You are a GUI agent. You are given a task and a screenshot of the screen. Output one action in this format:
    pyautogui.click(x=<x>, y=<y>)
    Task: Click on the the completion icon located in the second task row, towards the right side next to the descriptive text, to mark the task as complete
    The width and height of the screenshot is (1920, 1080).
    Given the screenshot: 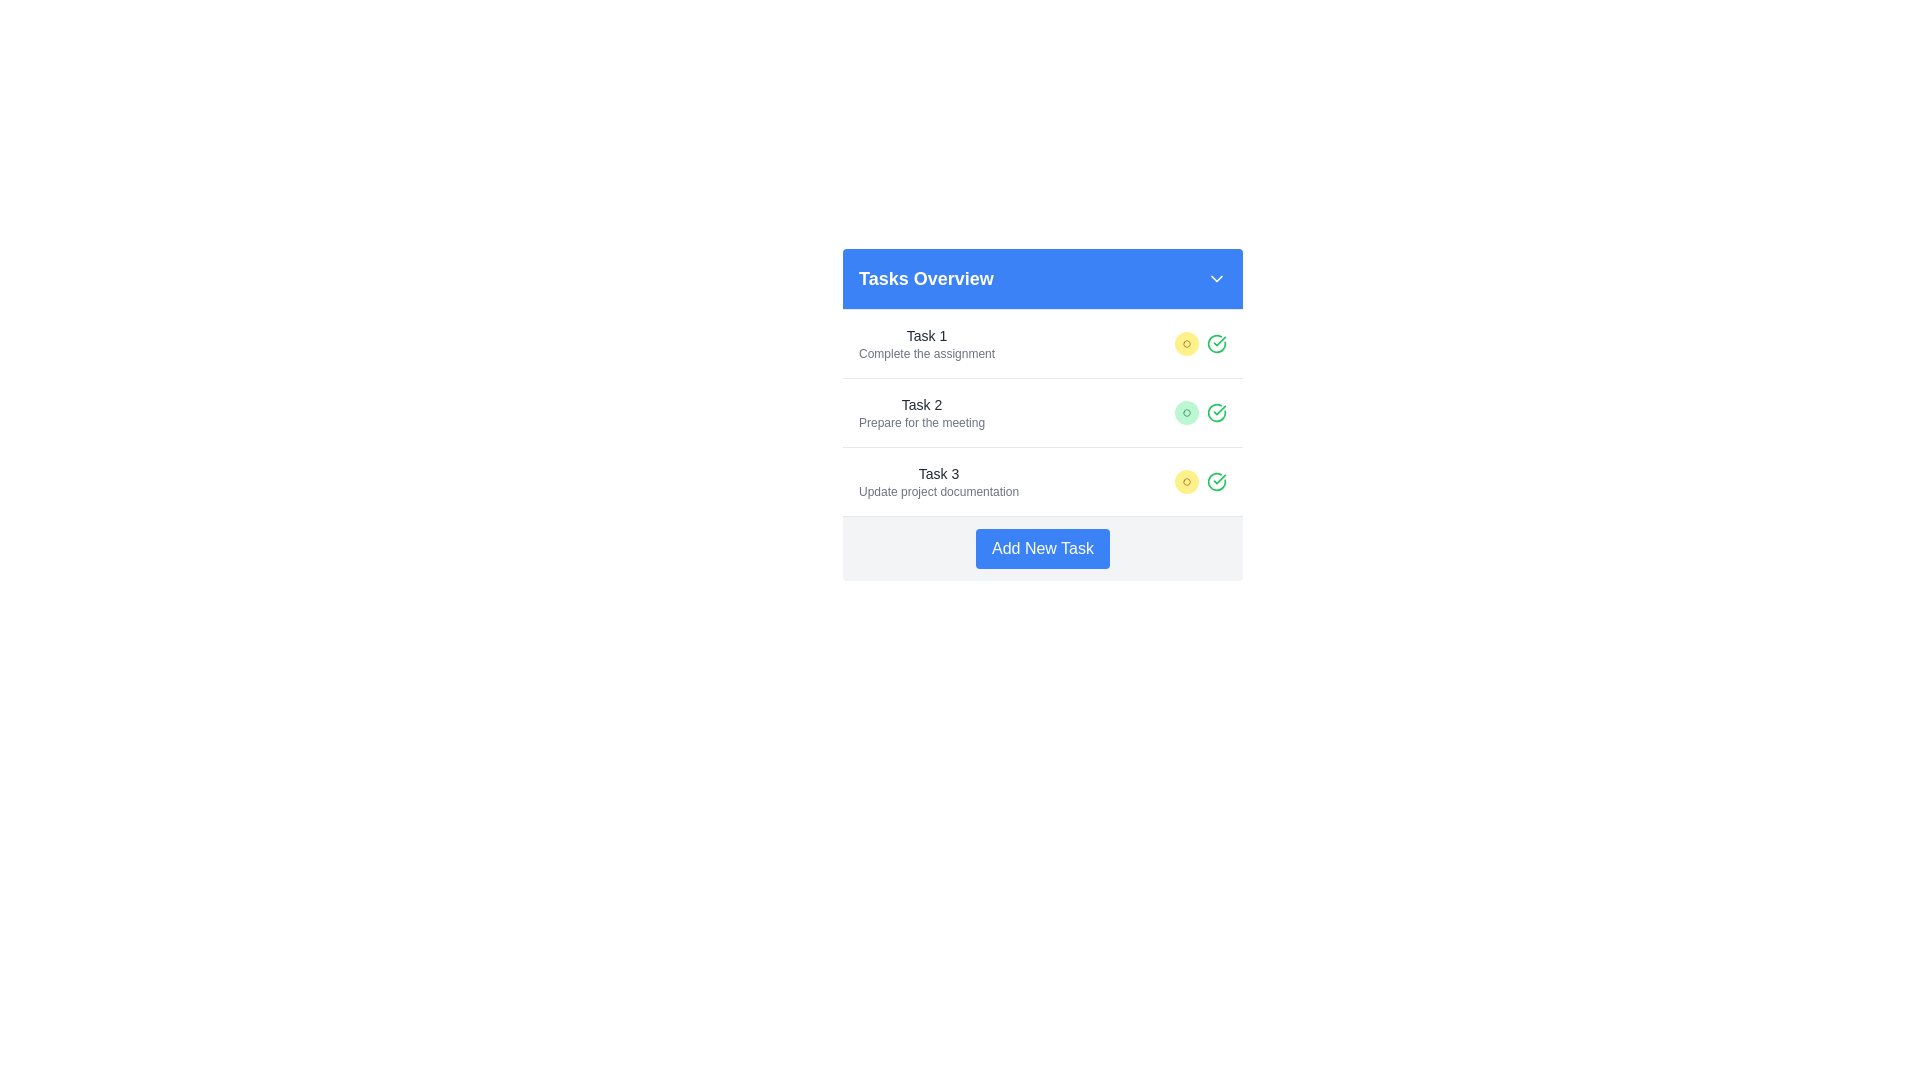 What is the action you would take?
    pyautogui.click(x=1216, y=411)
    